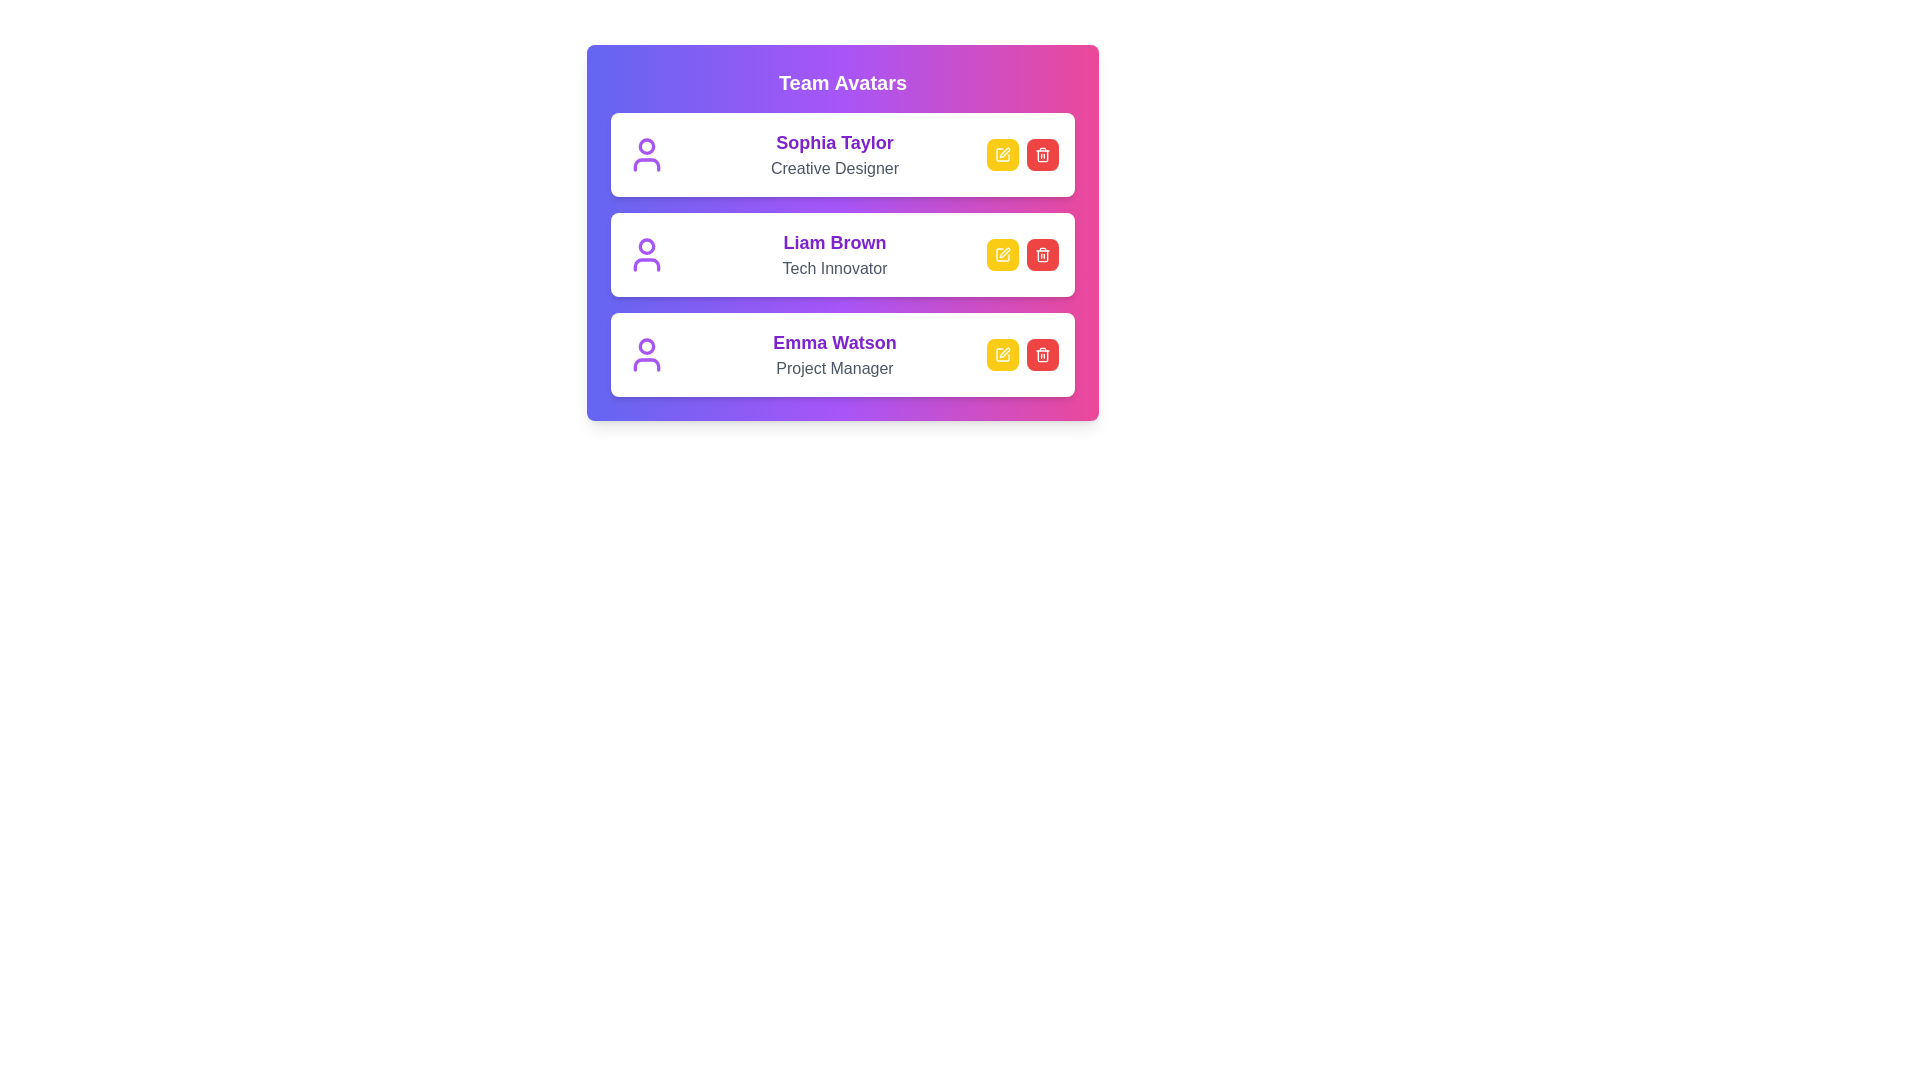  What do you see at coordinates (1022, 253) in the screenshot?
I see `the edit button represented by a pencil icon in the button group located at the far right of the 'Liam Brown' section to initiate editing` at bounding box center [1022, 253].